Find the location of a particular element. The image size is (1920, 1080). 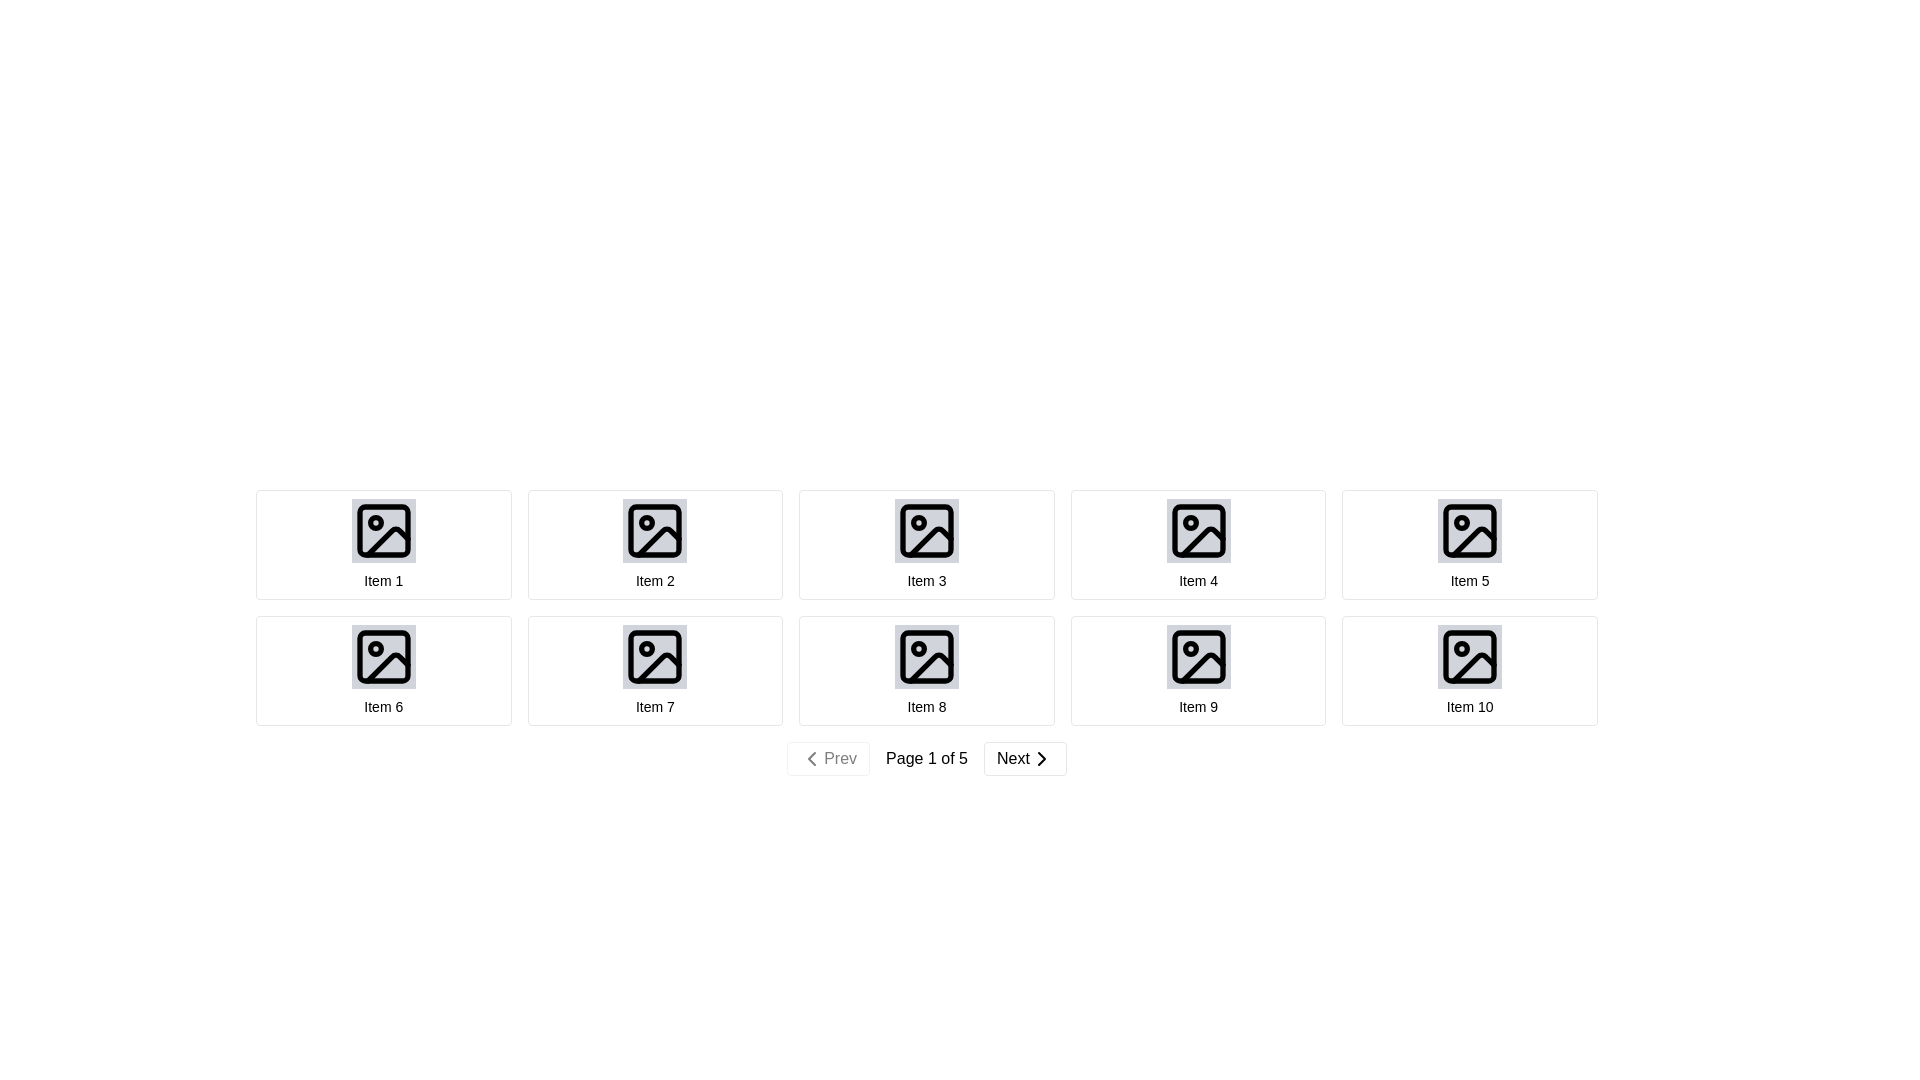

the chevron-shaped arrow icon pointing to the right located at the bottom-right corner of the interface is located at coordinates (1040, 759).